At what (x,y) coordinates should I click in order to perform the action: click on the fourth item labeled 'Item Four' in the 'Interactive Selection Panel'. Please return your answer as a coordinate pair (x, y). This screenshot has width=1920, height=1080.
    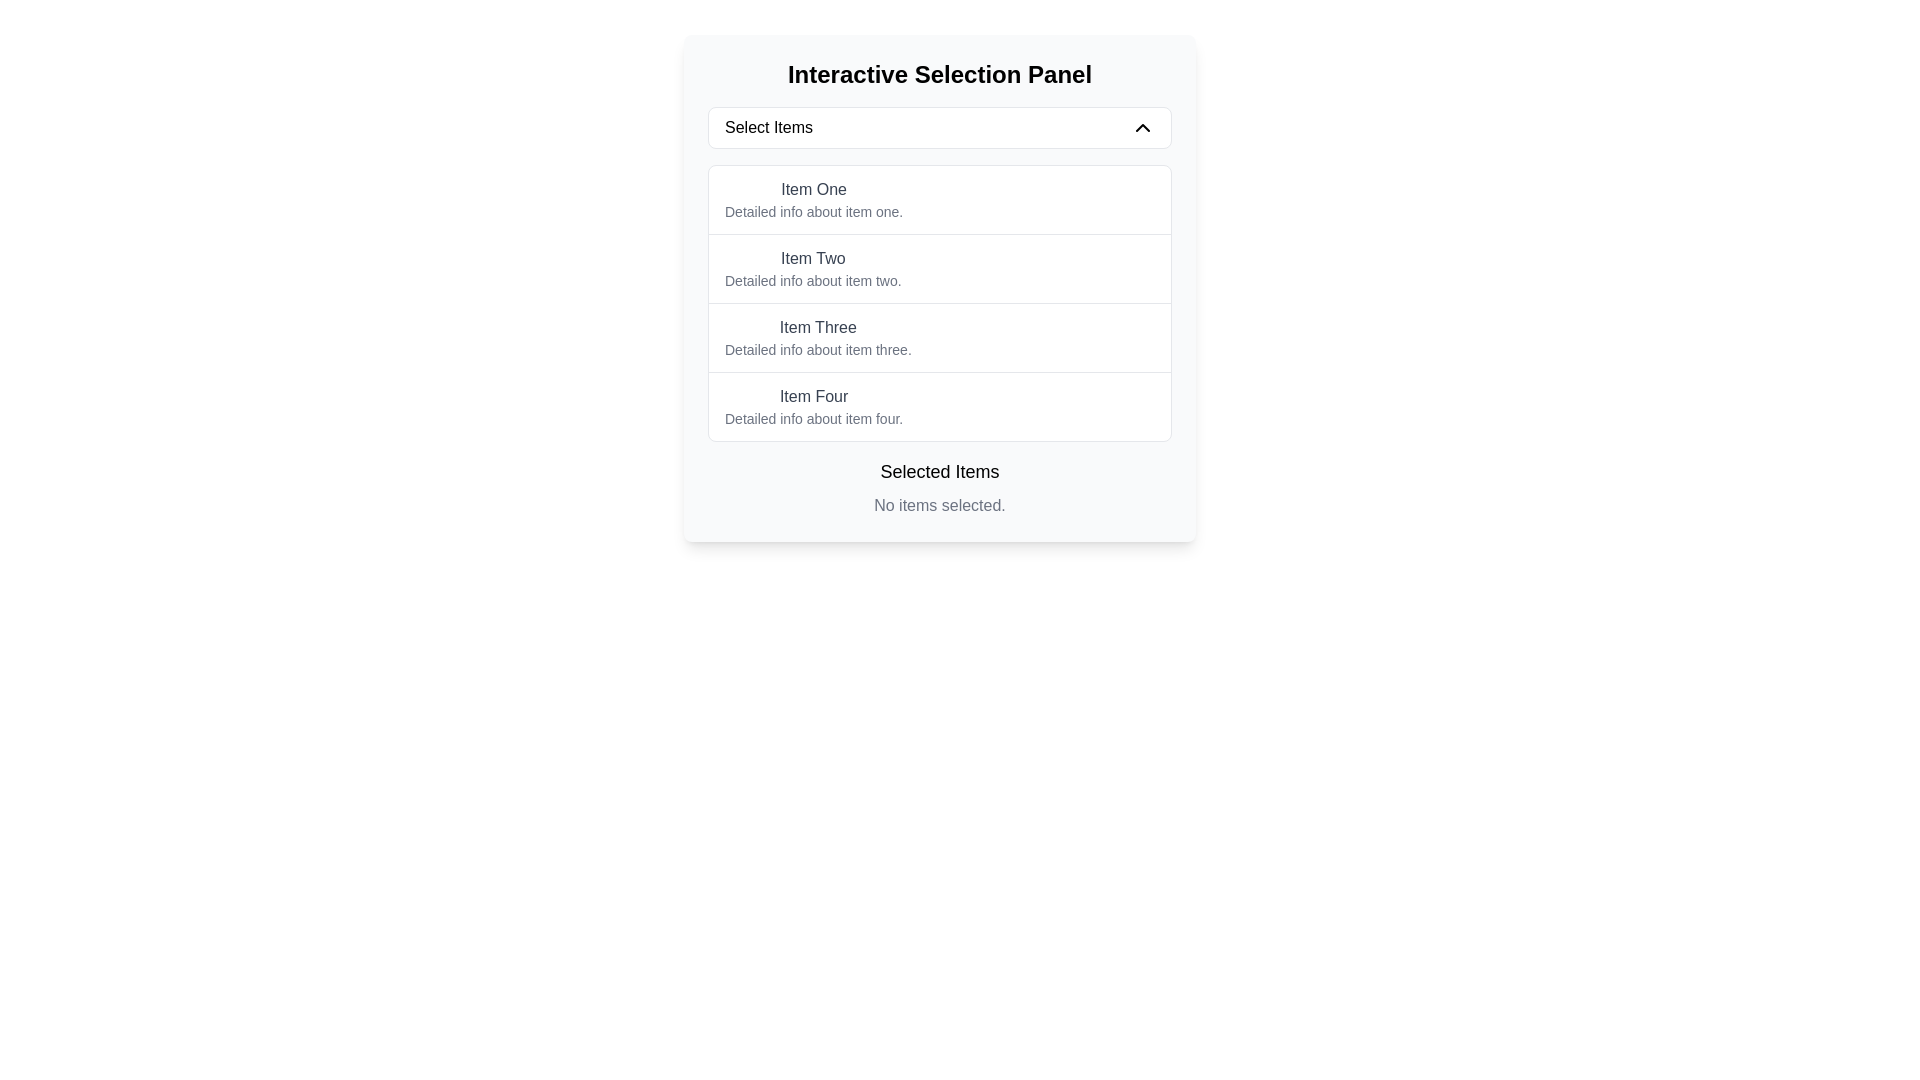
    Looking at the image, I should click on (814, 406).